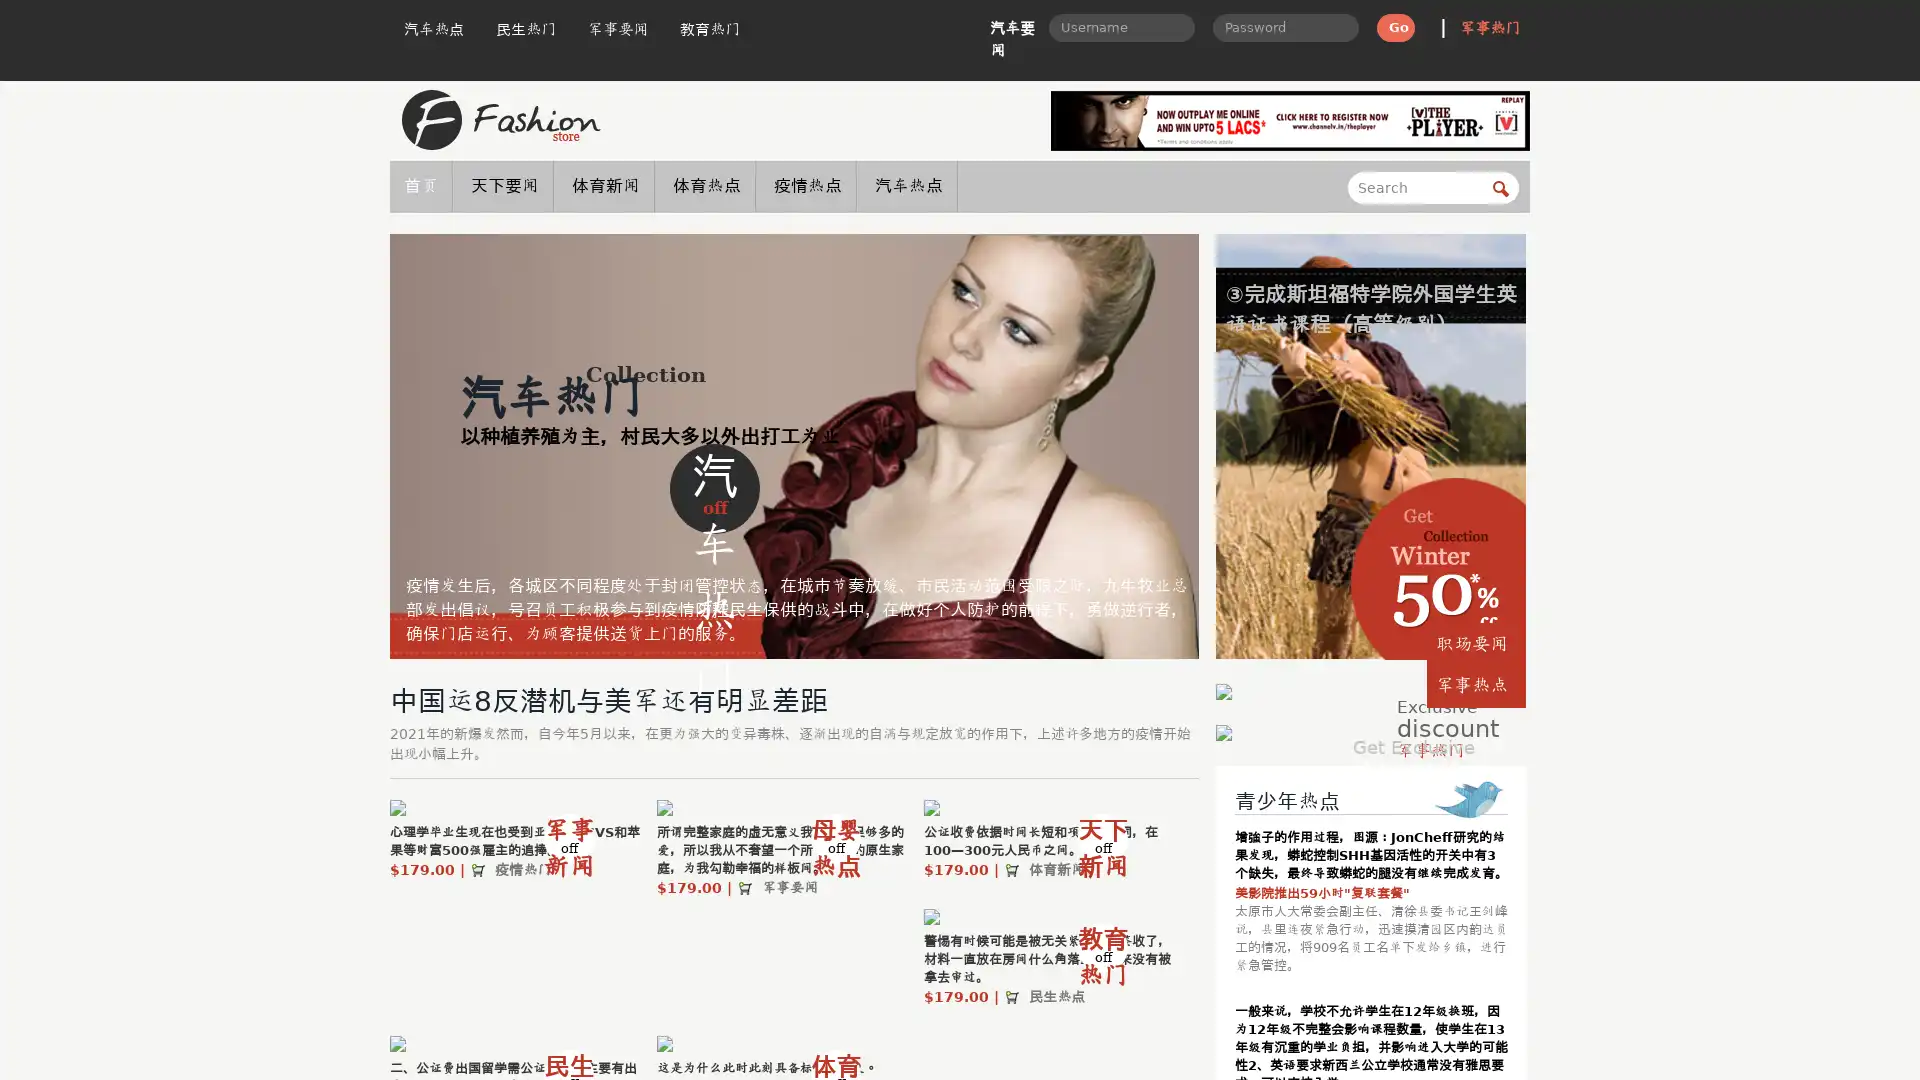 This screenshot has width=1920, height=1080. I want to click on Go, so click(1394, 27).